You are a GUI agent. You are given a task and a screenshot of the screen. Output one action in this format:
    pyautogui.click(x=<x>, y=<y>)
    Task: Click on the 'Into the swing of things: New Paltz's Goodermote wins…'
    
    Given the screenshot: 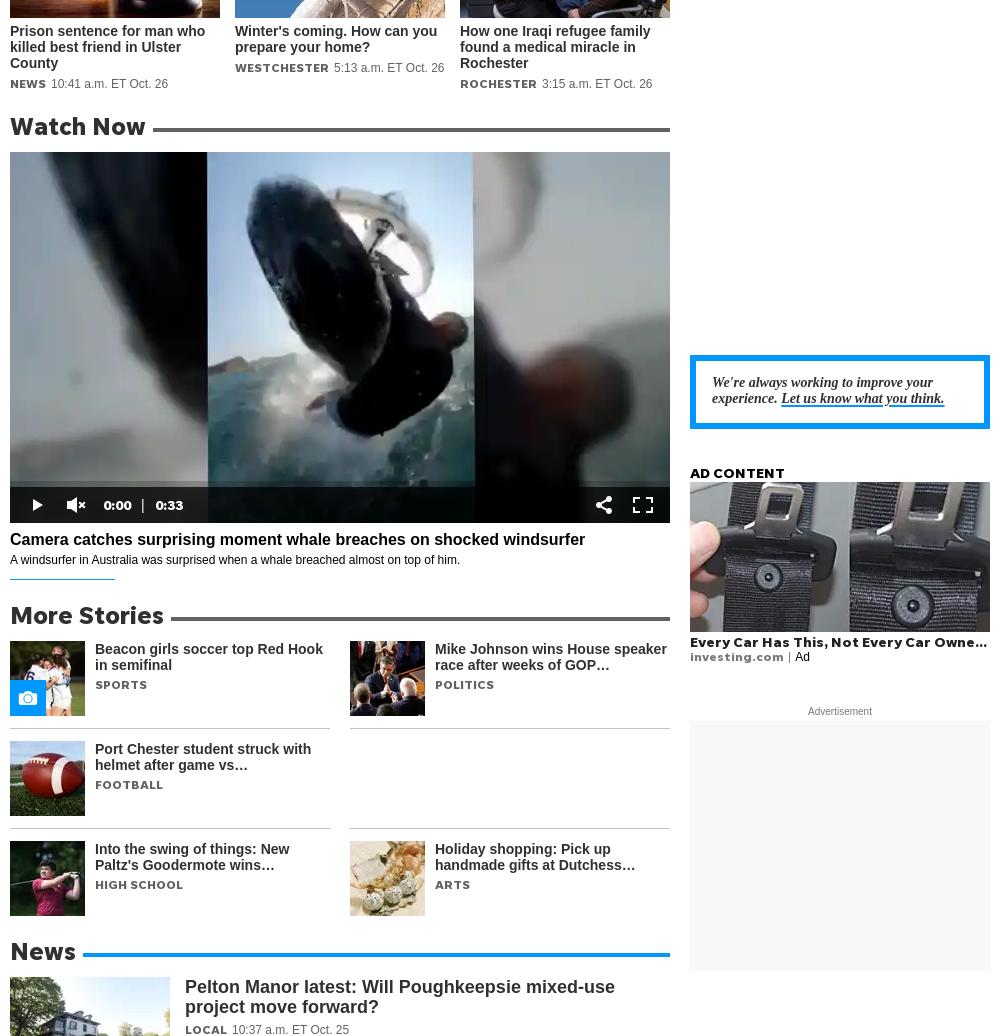 What is the action you would take?
    pyautogui.click(x=191, y=856)
    